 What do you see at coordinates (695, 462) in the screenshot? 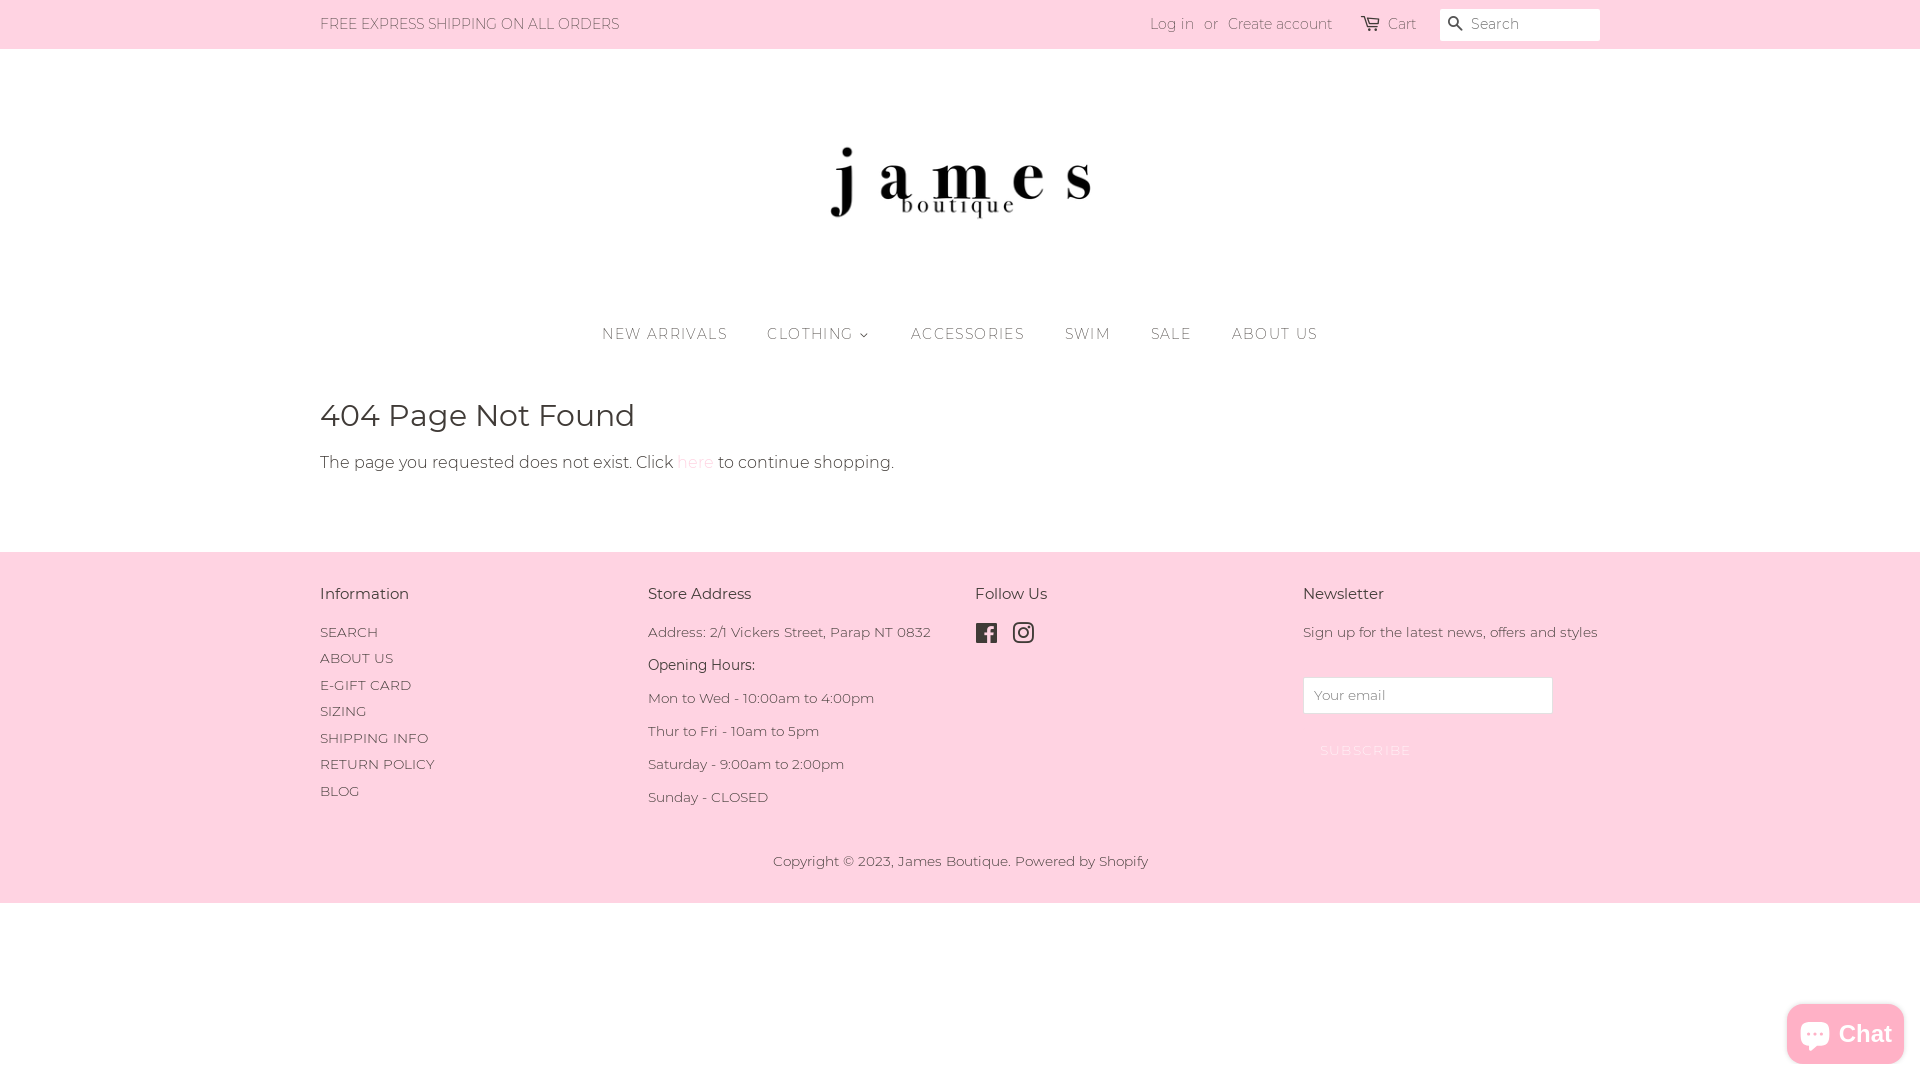
I see `'here'` at bounding box center [695, 462].